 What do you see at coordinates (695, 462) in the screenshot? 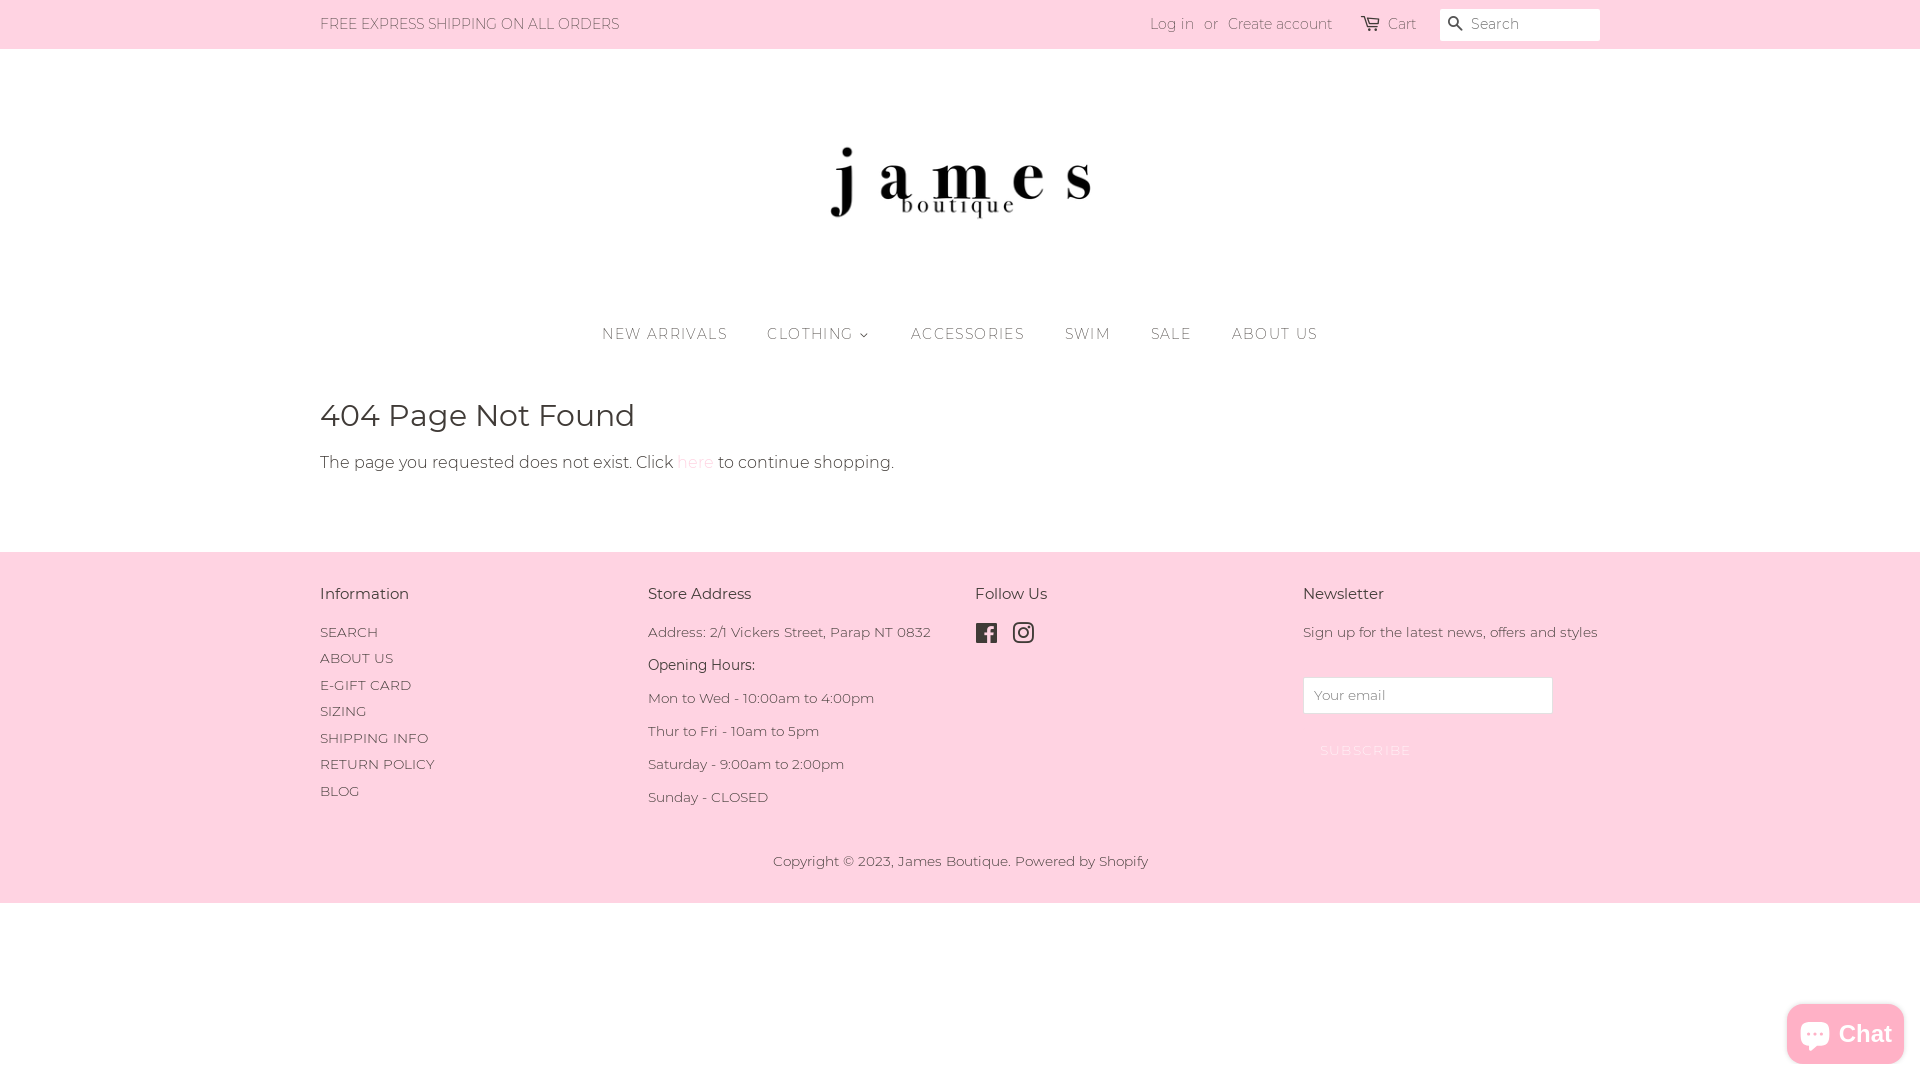
I see `'here'` at bounding box center [695, 462].